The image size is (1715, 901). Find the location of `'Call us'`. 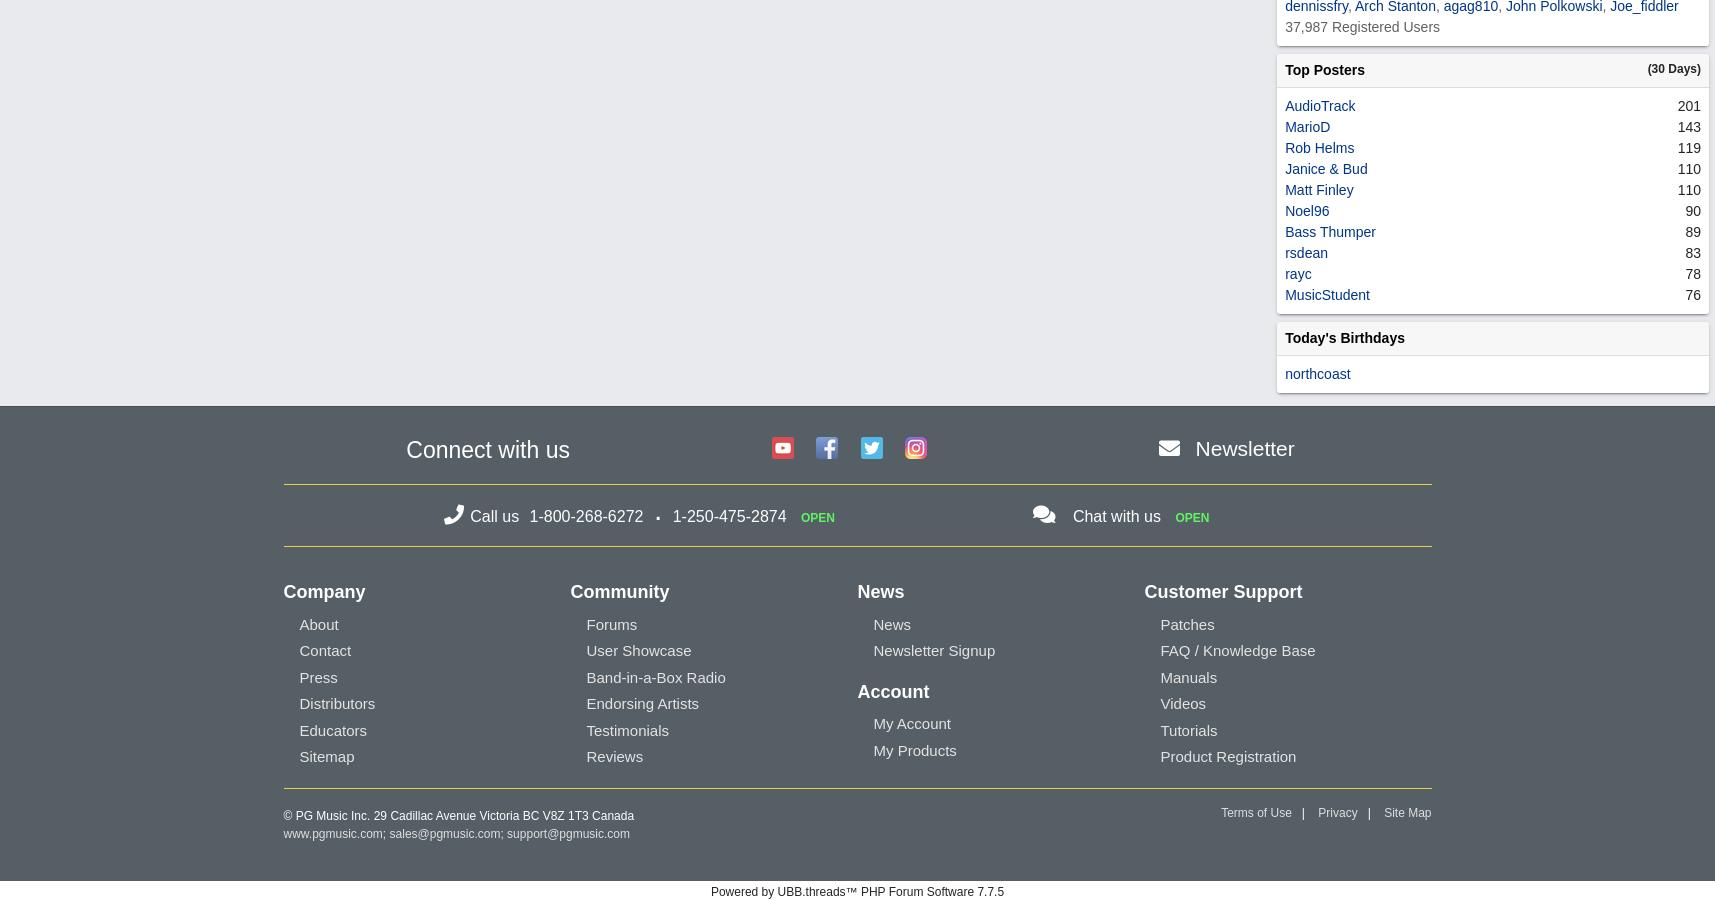

'Call us' is located at coordinates (495, 515).